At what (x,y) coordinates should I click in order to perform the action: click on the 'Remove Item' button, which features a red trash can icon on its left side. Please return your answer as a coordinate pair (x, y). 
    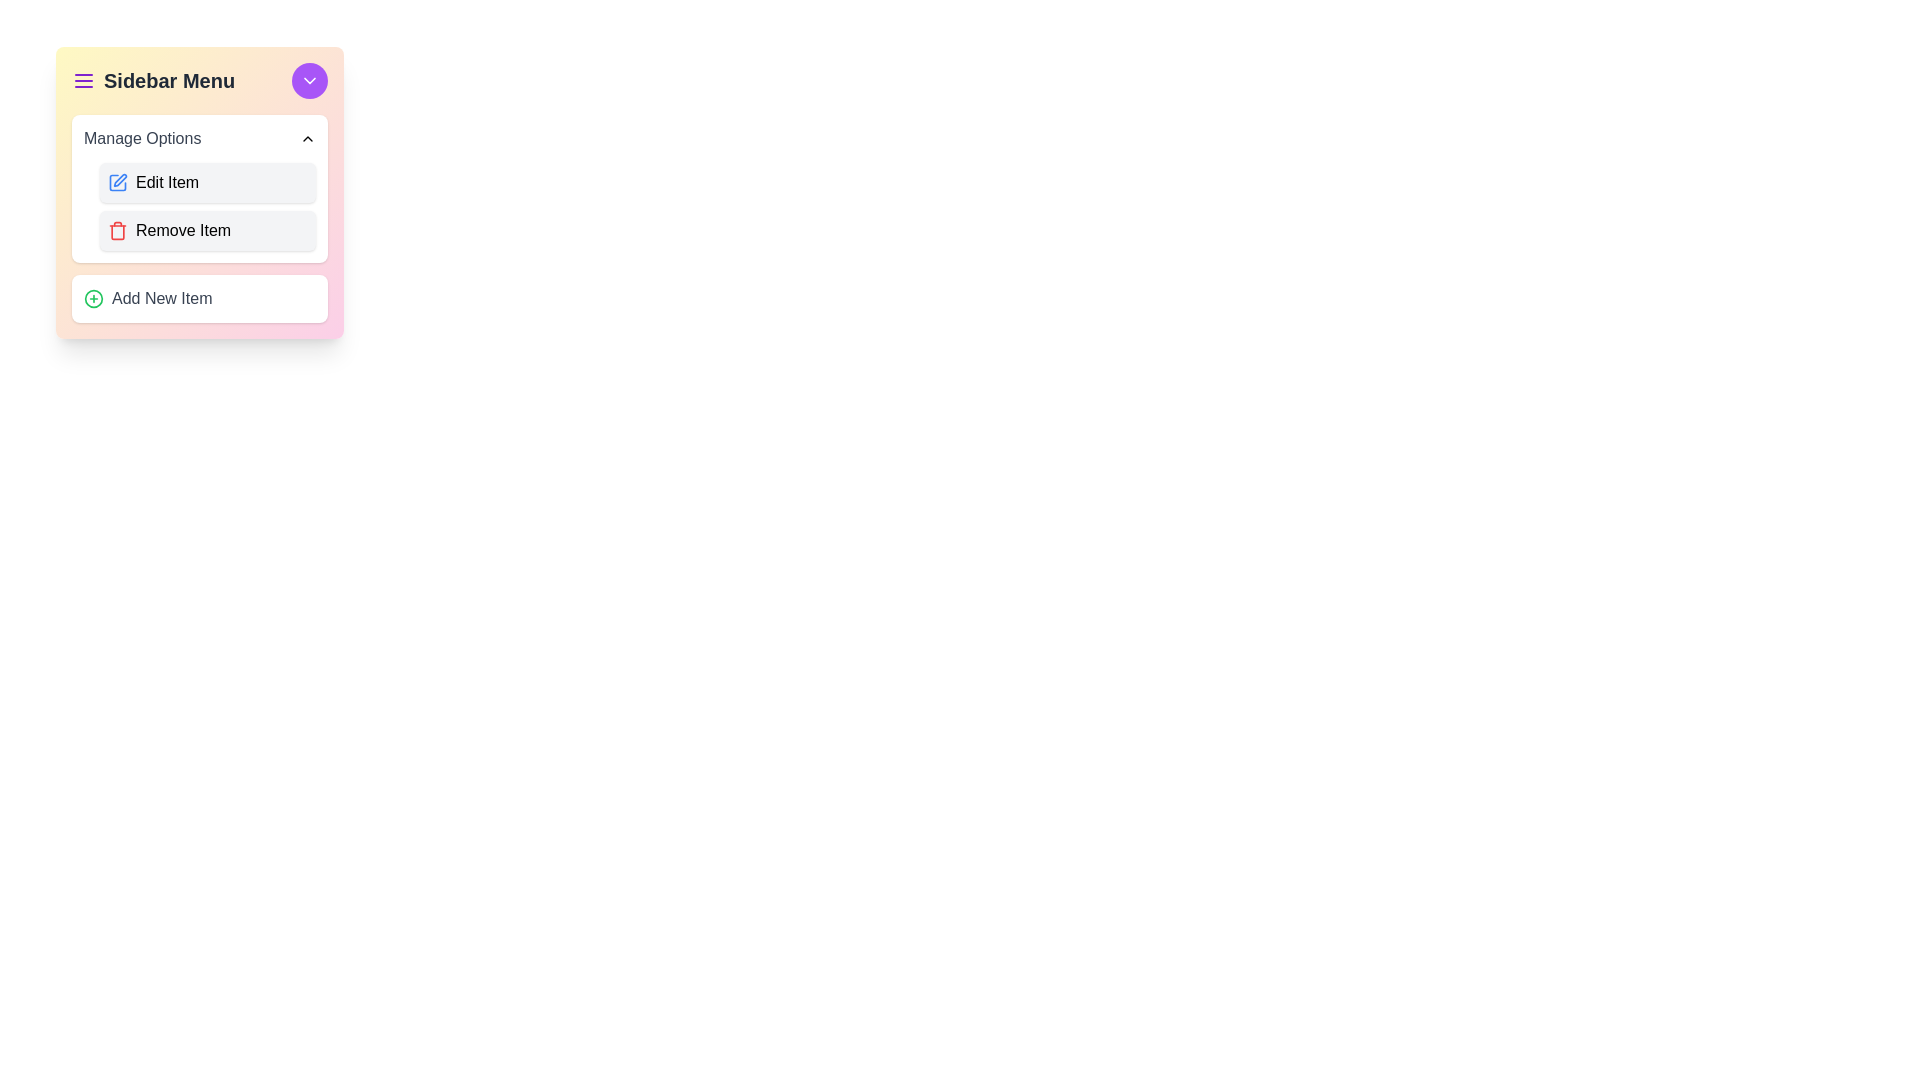
    Looking at the image, I should click on (117, 230).